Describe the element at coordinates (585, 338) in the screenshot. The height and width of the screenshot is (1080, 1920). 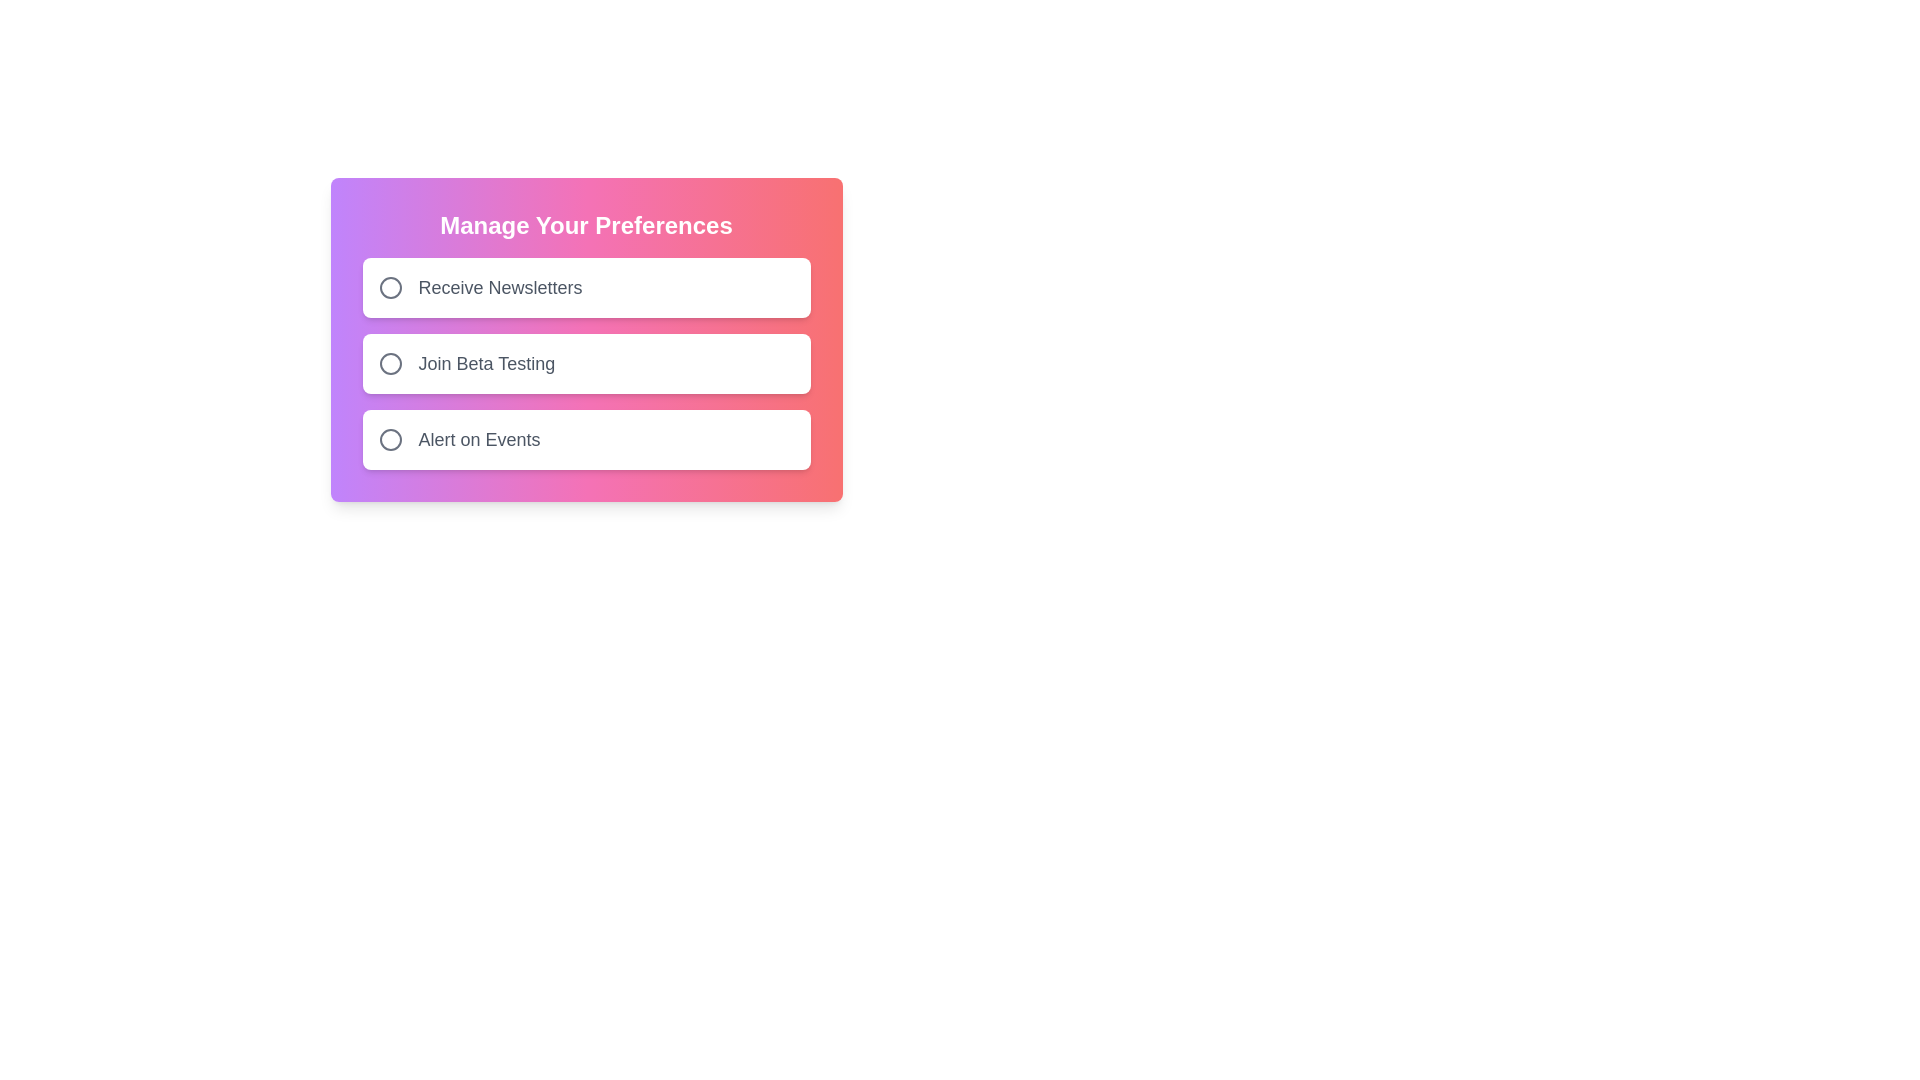
I see `the selectable list option titled 'Join Beta Testing' in the preferences management panel` at that location.